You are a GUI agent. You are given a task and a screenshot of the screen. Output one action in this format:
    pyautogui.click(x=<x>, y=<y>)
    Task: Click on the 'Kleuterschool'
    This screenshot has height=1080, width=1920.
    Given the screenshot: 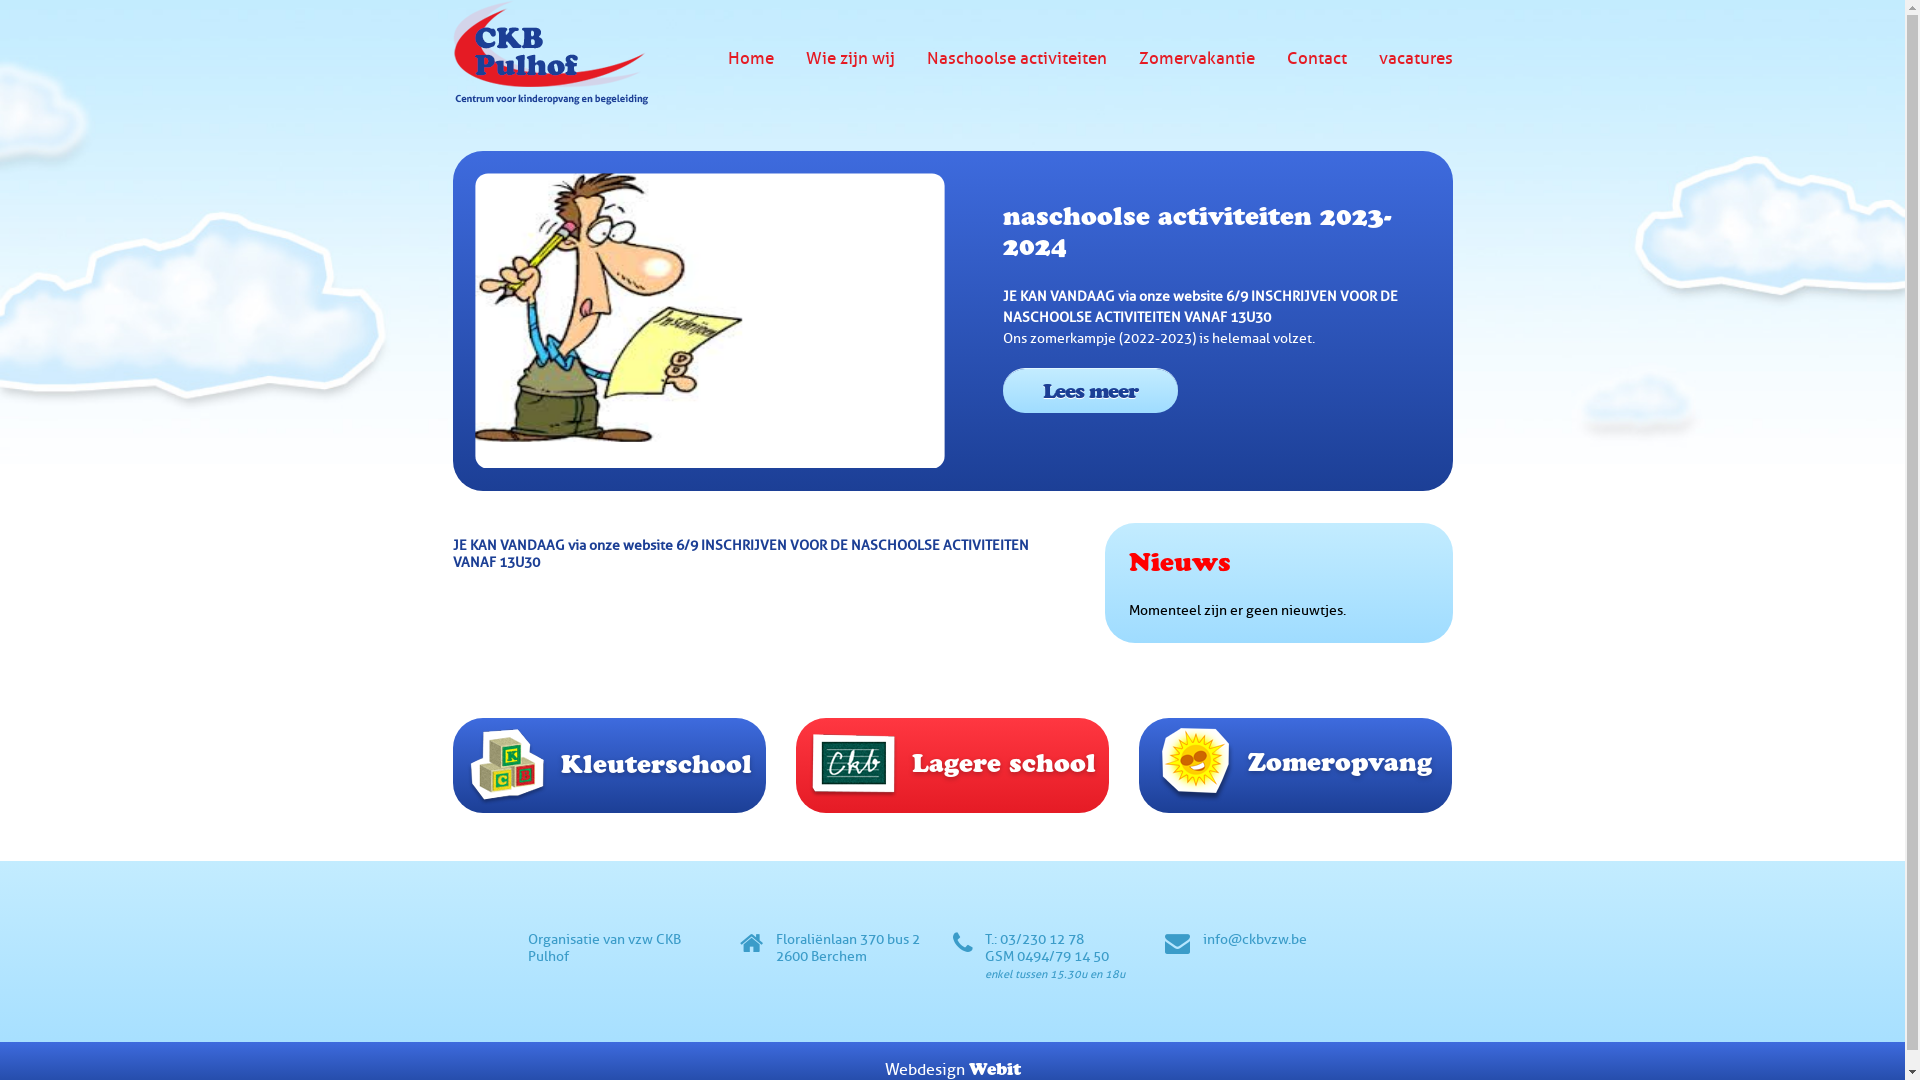 What is the action you would take?
    pyautogui.click(x=608, y=763)
    